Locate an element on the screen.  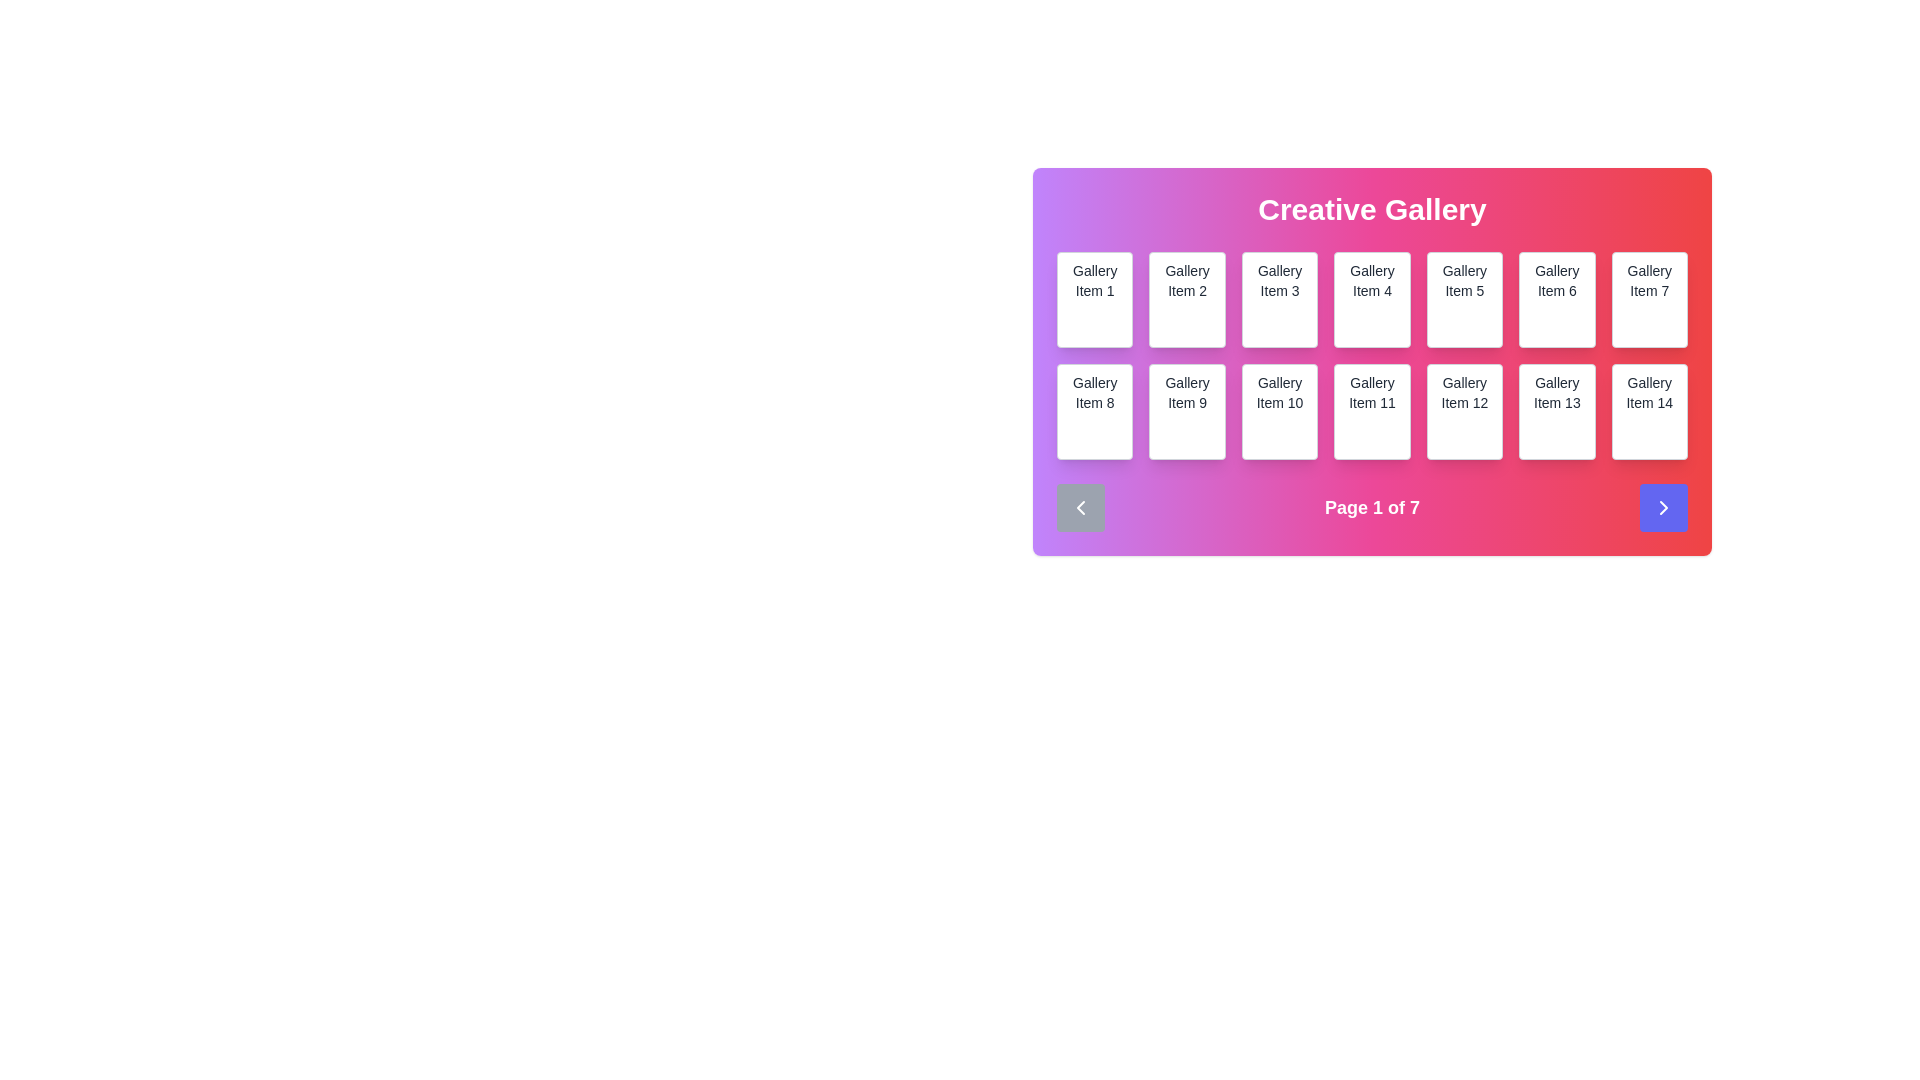
the 'Page 1 of 7' text display located at the bottom center of the Creative Gallery interface is located at coordinates (1371, 507).